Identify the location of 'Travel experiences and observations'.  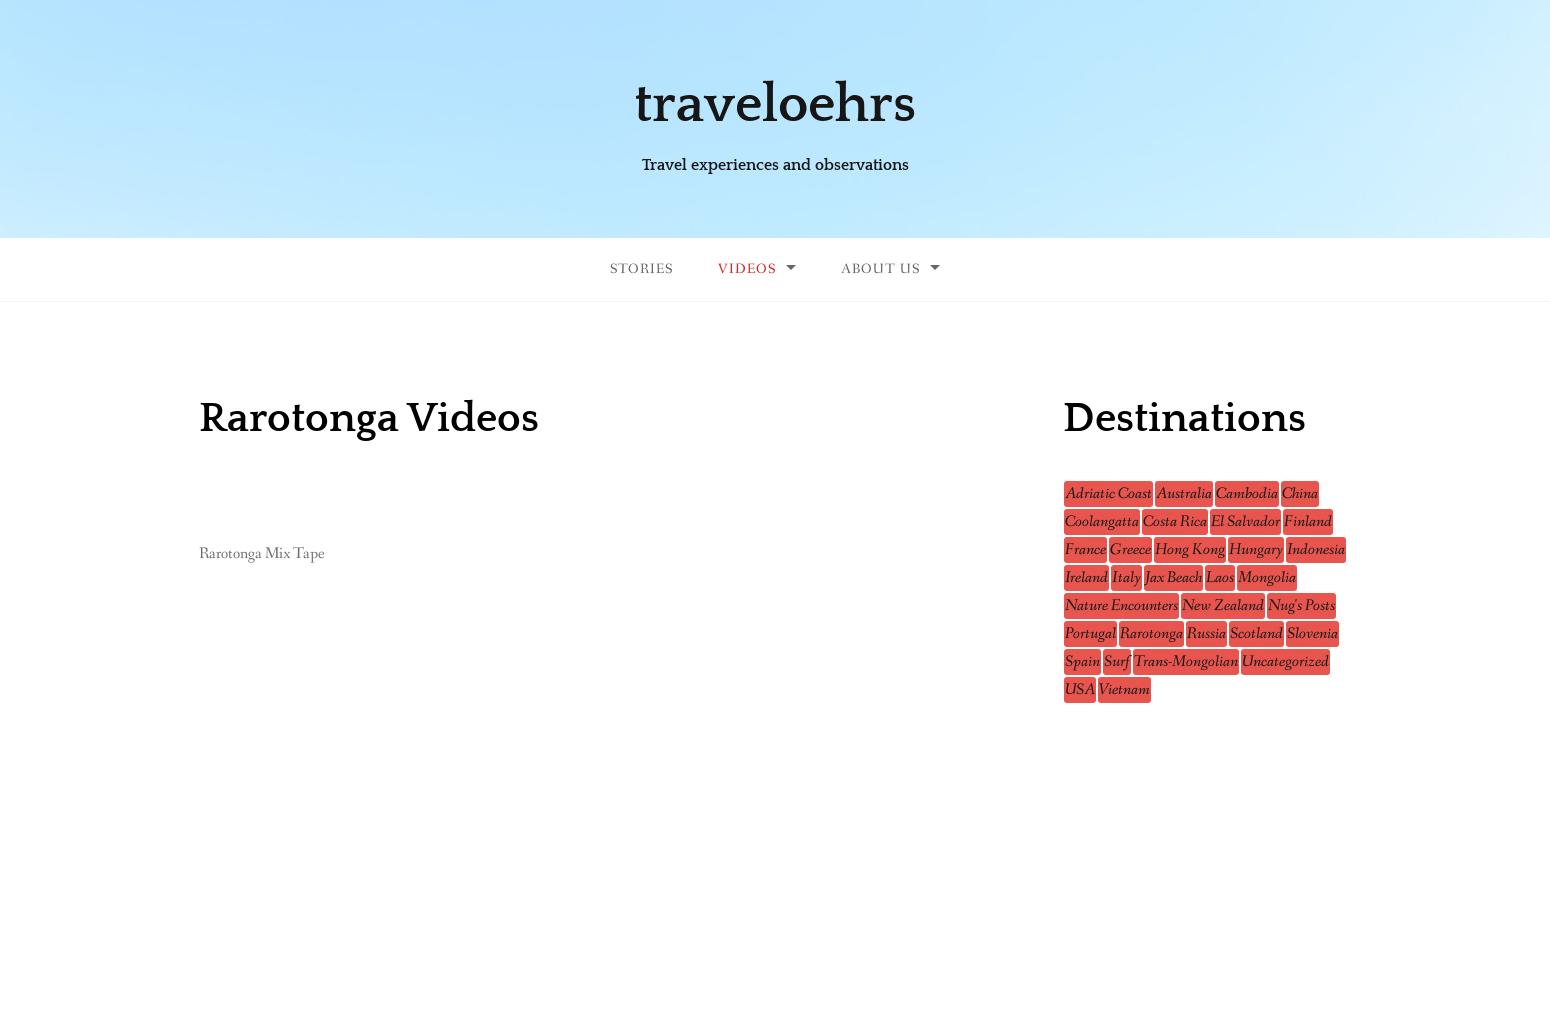
(774, 162).